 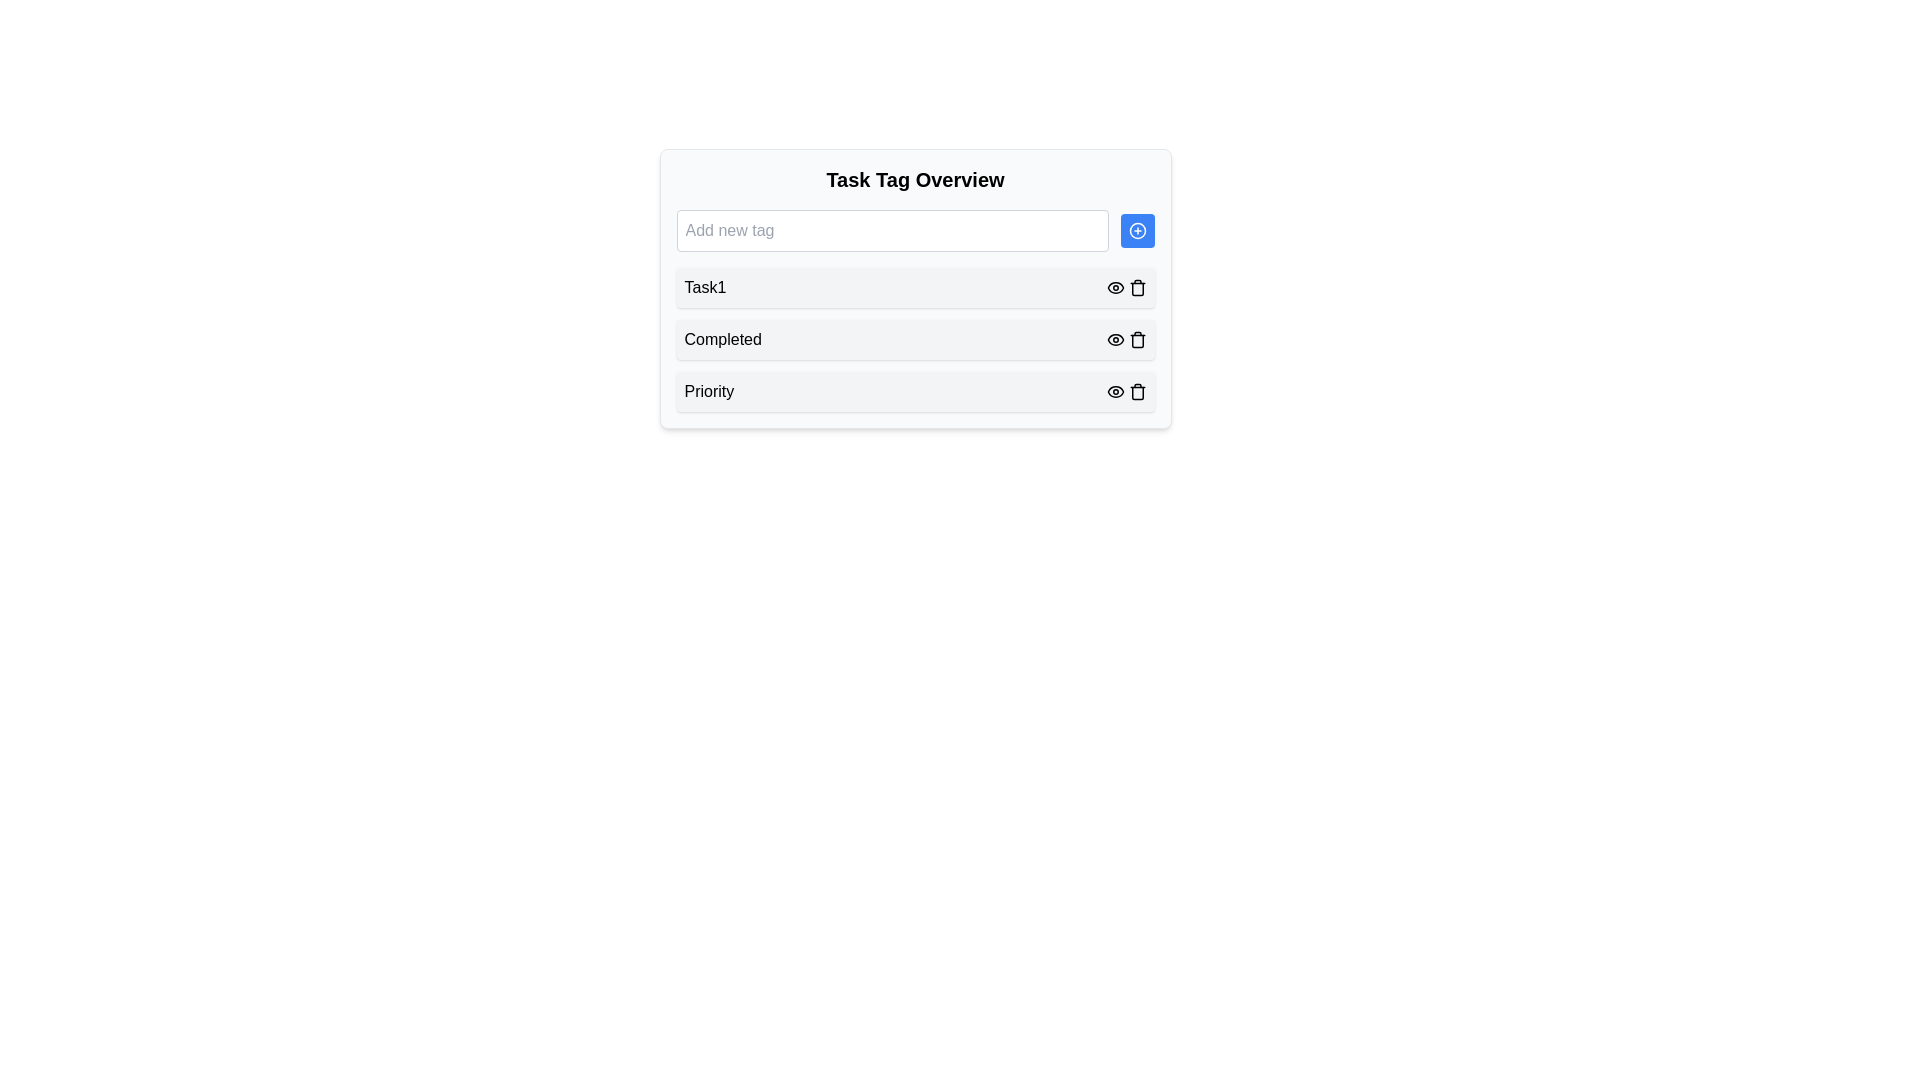 I want to click on the eye icon button in the 'Completed' section of the Task Tag Overview interface, so click(x=1126, y=338).